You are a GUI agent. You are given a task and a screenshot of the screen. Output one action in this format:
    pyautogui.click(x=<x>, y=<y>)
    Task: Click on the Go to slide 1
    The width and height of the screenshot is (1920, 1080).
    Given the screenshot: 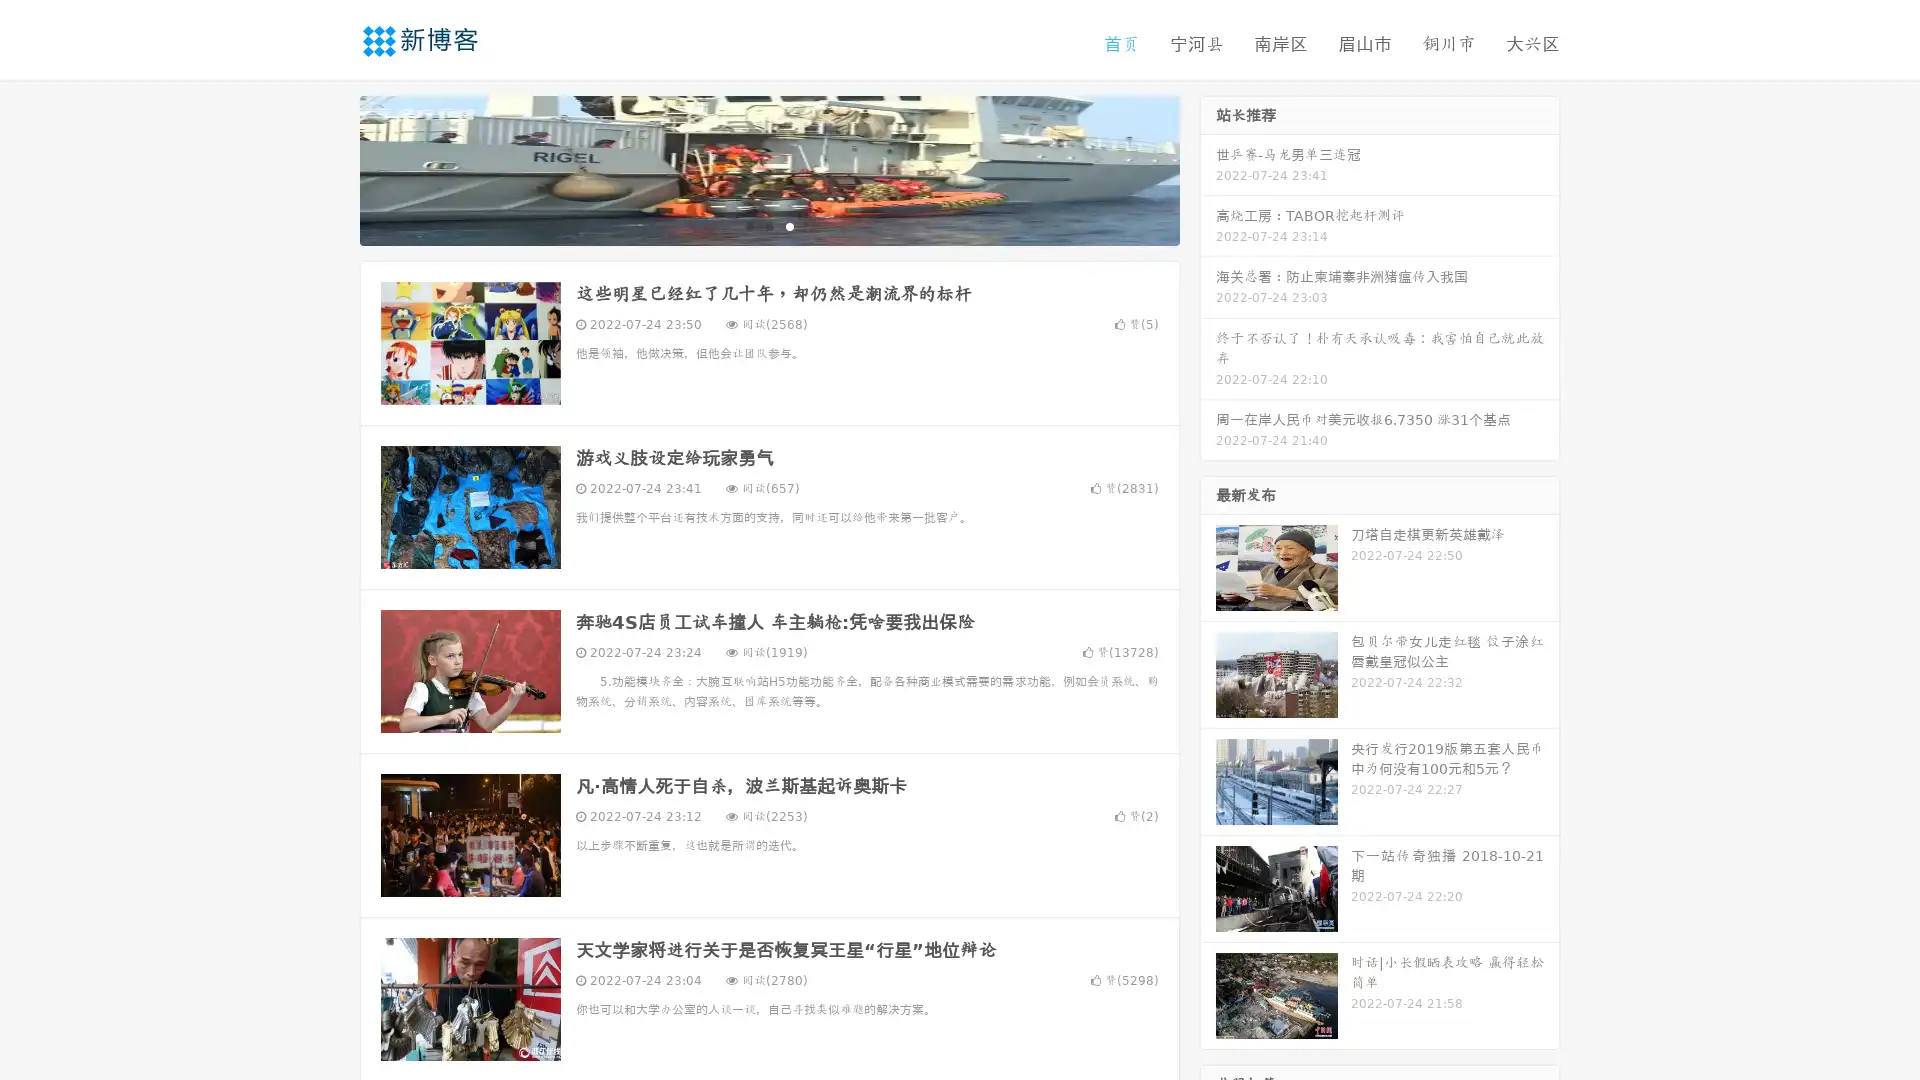 What is the action you would take?
    pyautogui.click(x=748, y=225)
    